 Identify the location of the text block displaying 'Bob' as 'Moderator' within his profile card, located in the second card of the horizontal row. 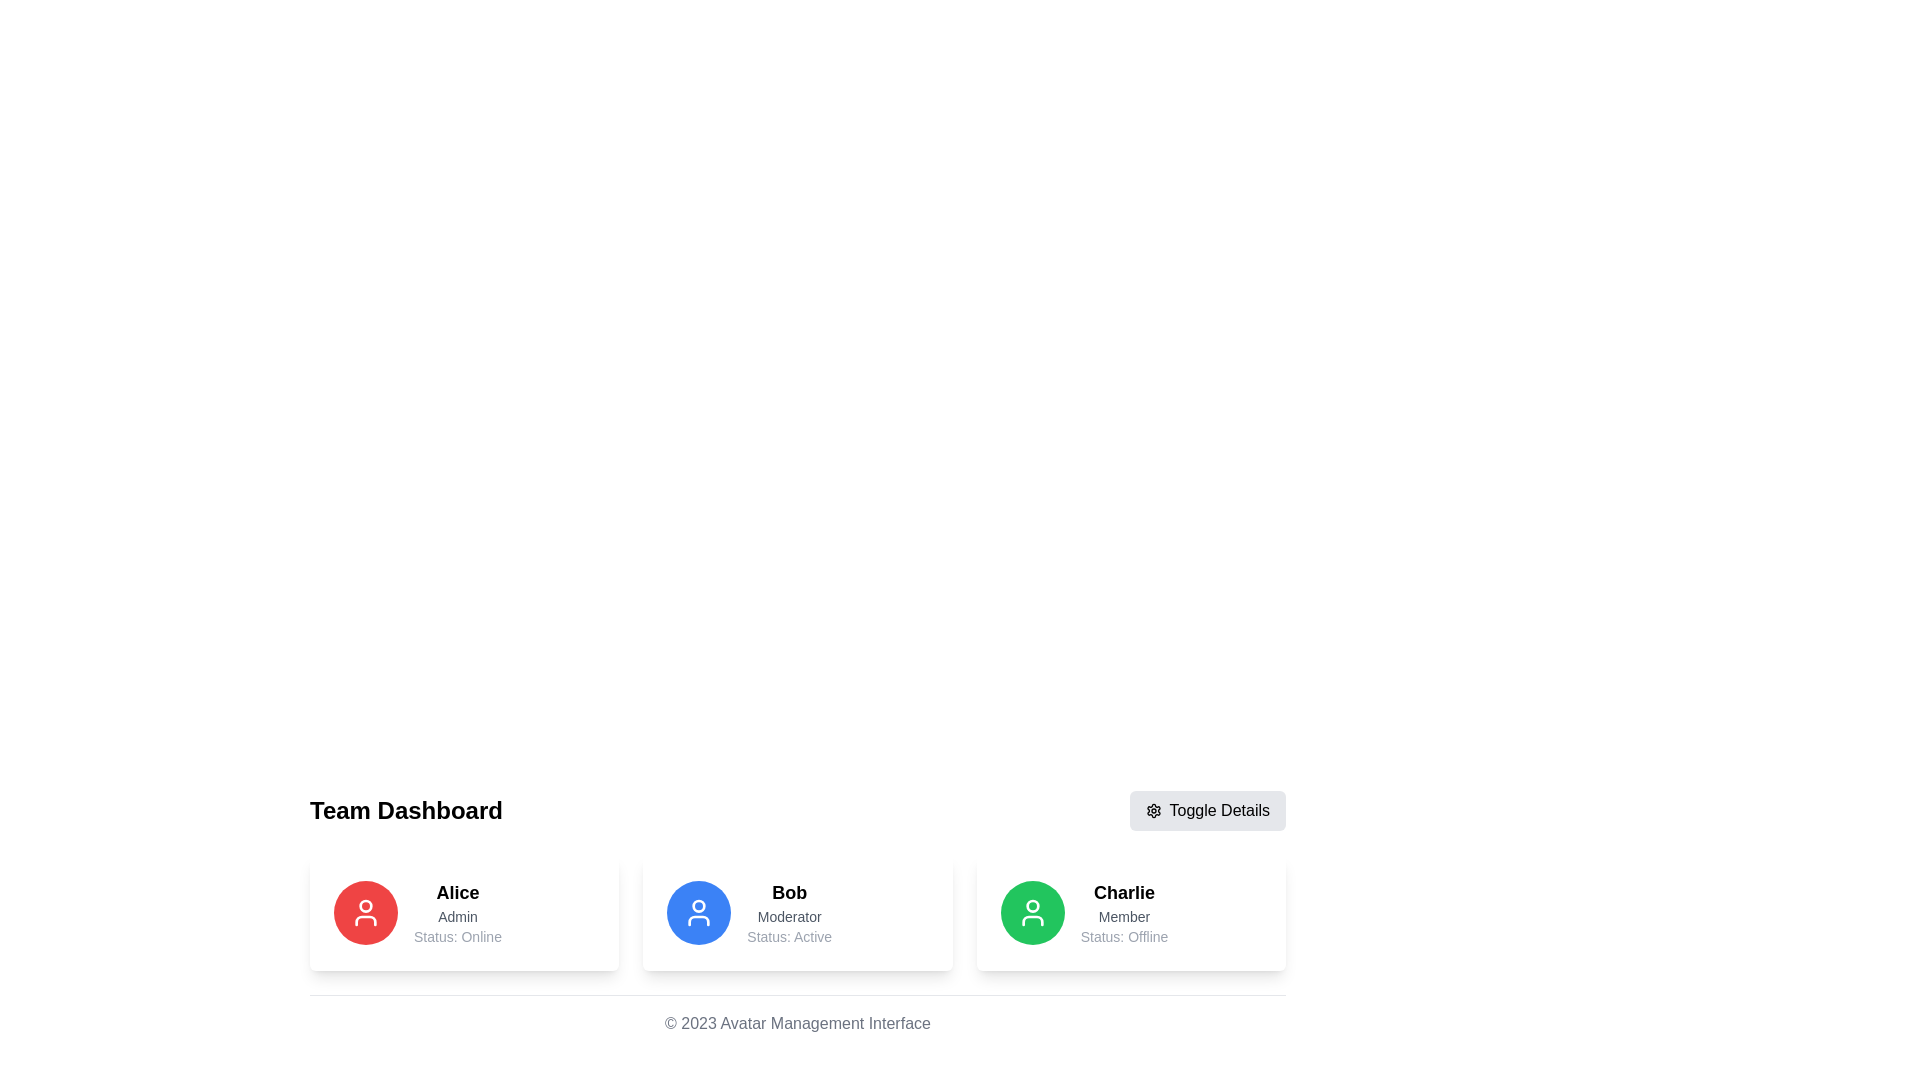
(788, 913).